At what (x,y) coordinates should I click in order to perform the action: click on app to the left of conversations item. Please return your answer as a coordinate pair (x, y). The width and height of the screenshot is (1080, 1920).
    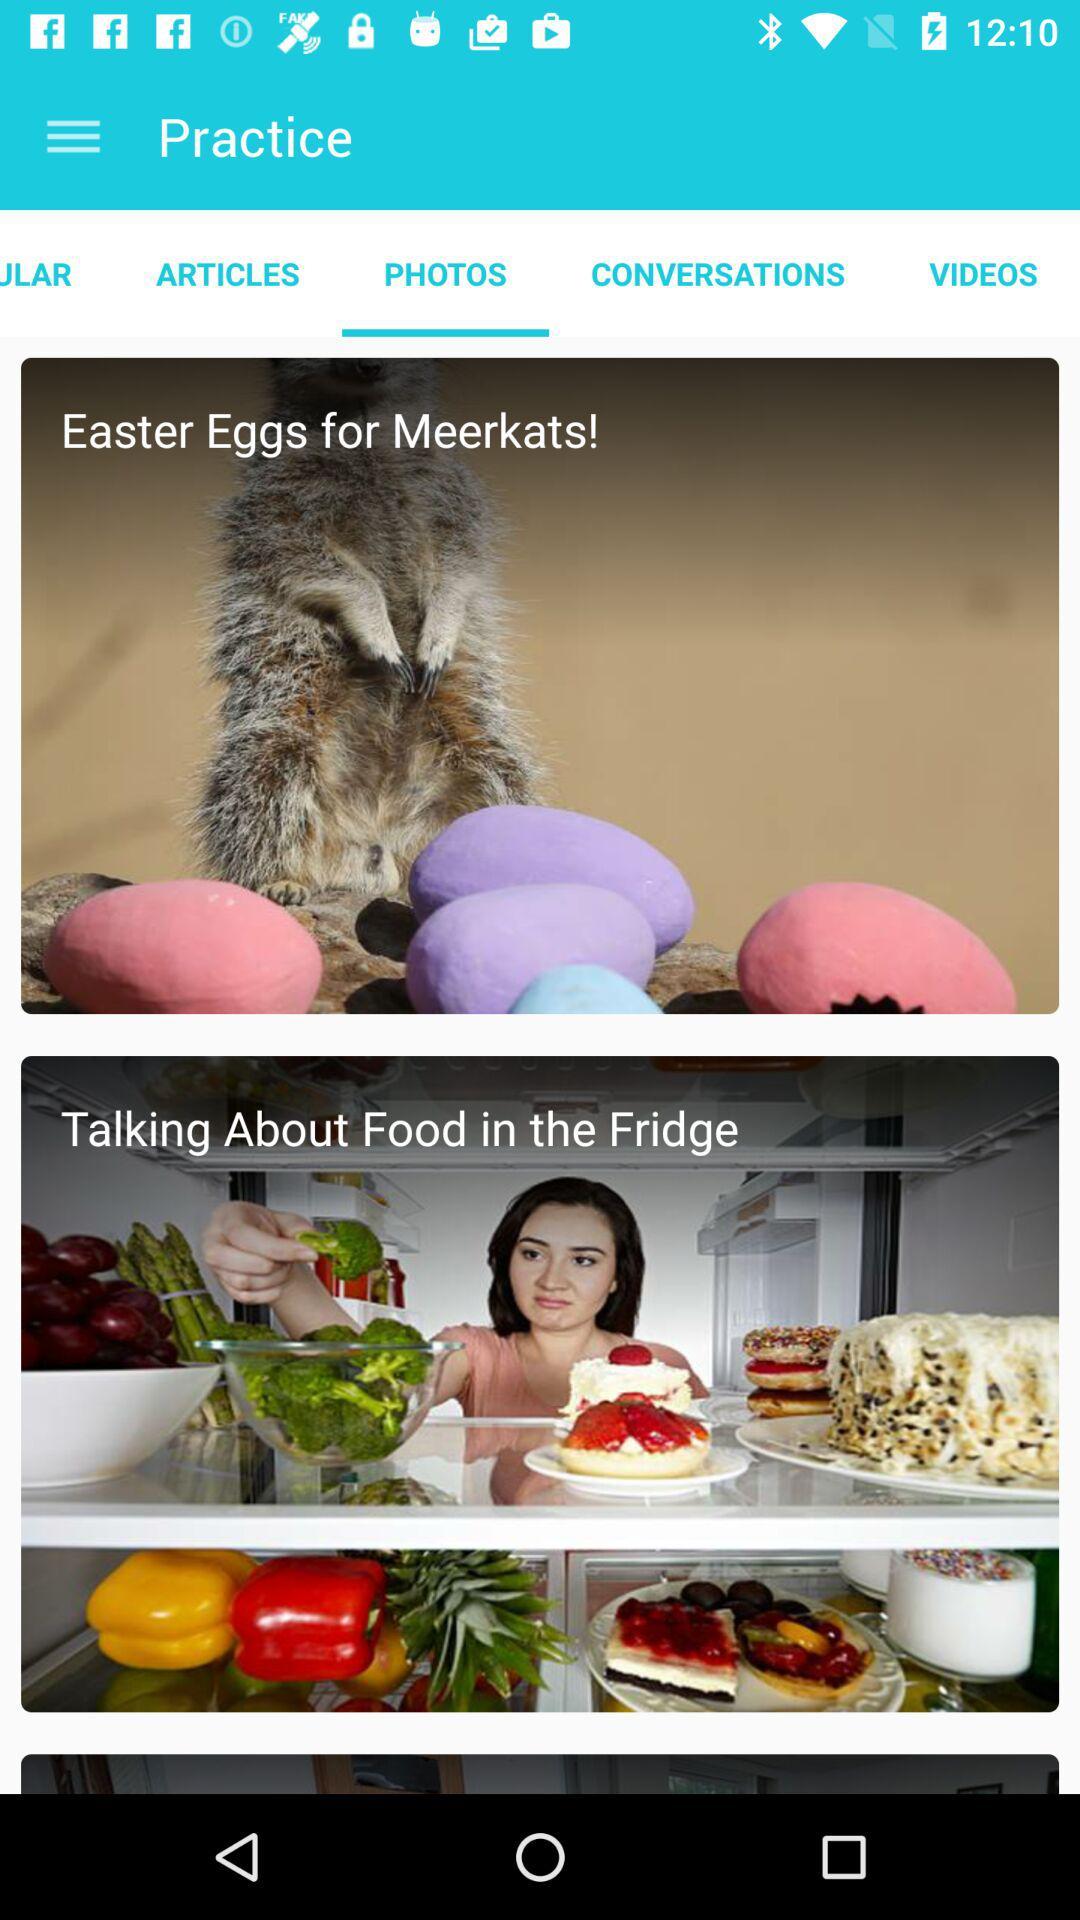
    Looking at the image, I should click on (444, 272).